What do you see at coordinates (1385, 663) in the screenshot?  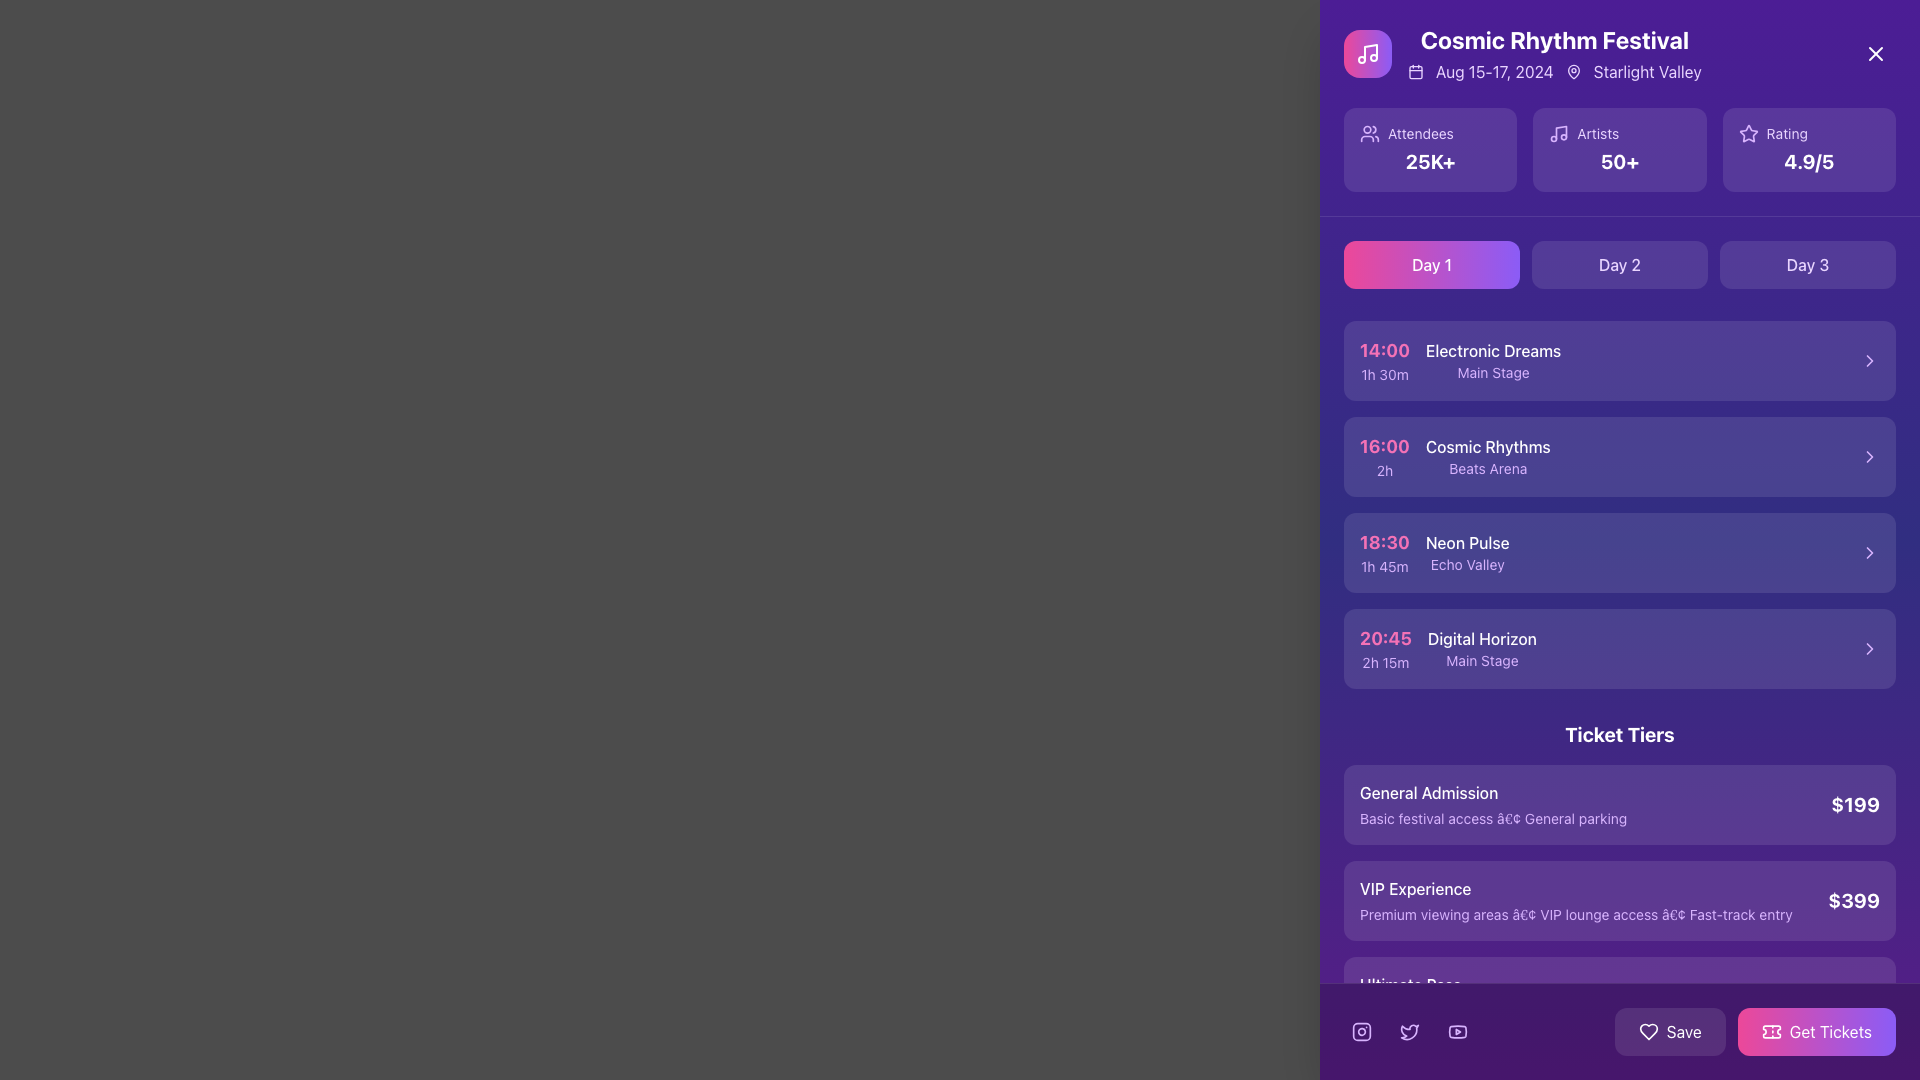 I see `the static text displaying '2h 15m' styled in light purple on a dark purple background, located below the larger timestamp '20:45' within the 'Digital Horizon' event card` at bounding box center [1385, 663].